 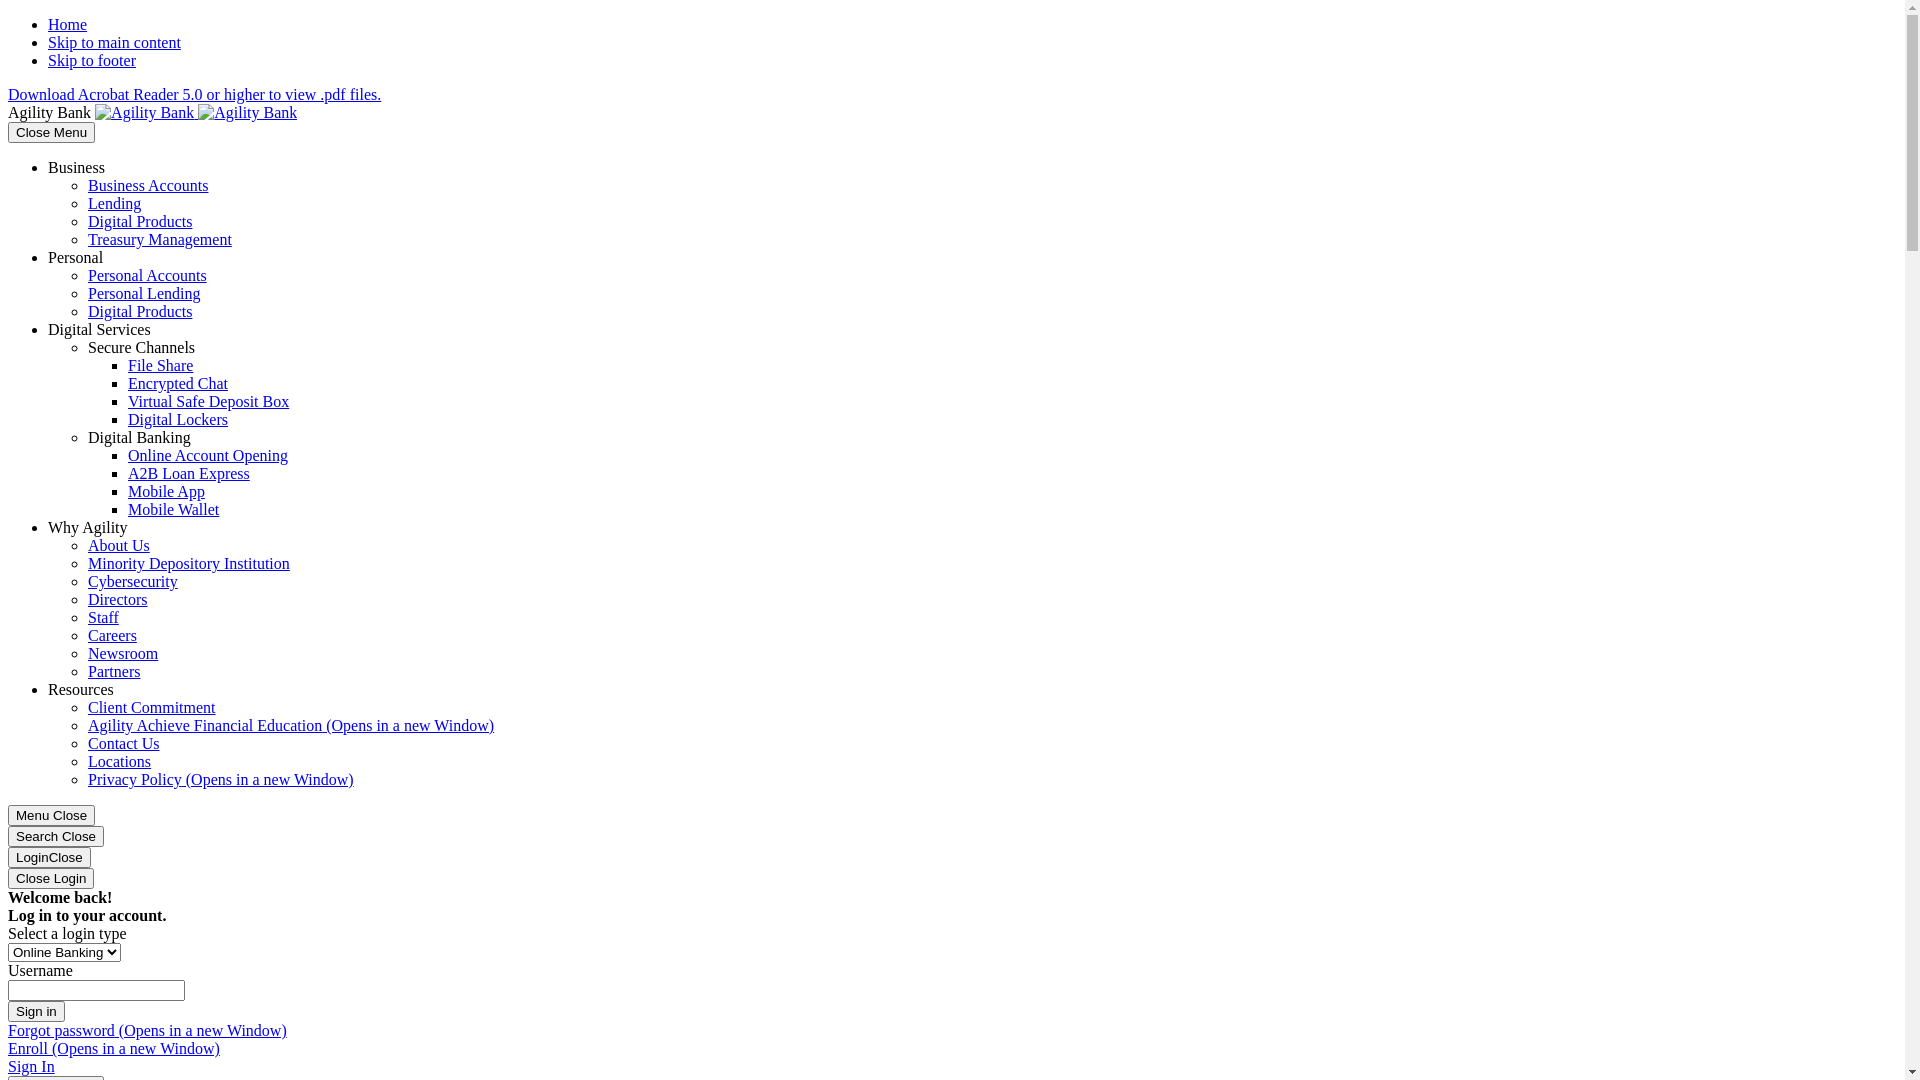 I want to click on 'Treasury Management', so click(x=158, y=238).